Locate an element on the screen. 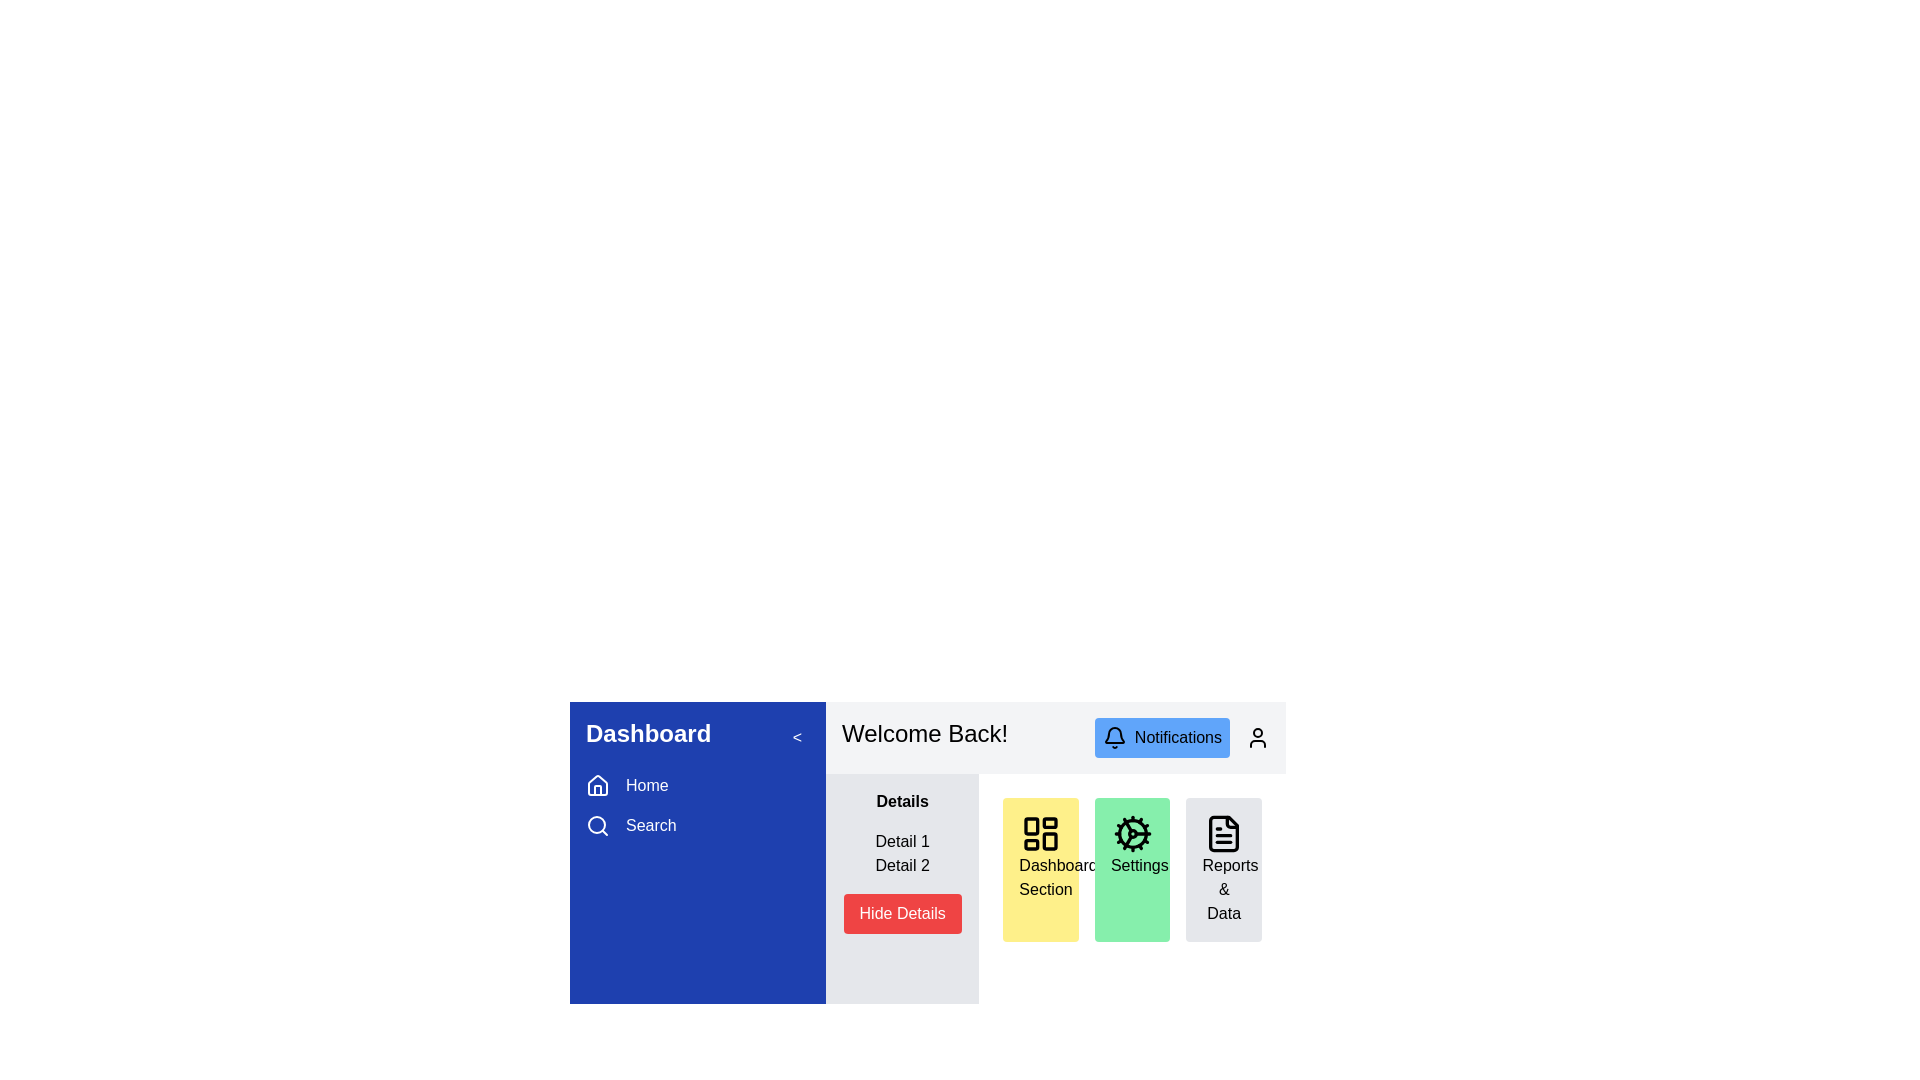 The width and height of the screenshot is (1920, 1080). the text label that serves as a header or title, located to the left of an interactive '<' icon in the blue sidebar at the top-left area of the application layout is located at coordinates (648, 737).